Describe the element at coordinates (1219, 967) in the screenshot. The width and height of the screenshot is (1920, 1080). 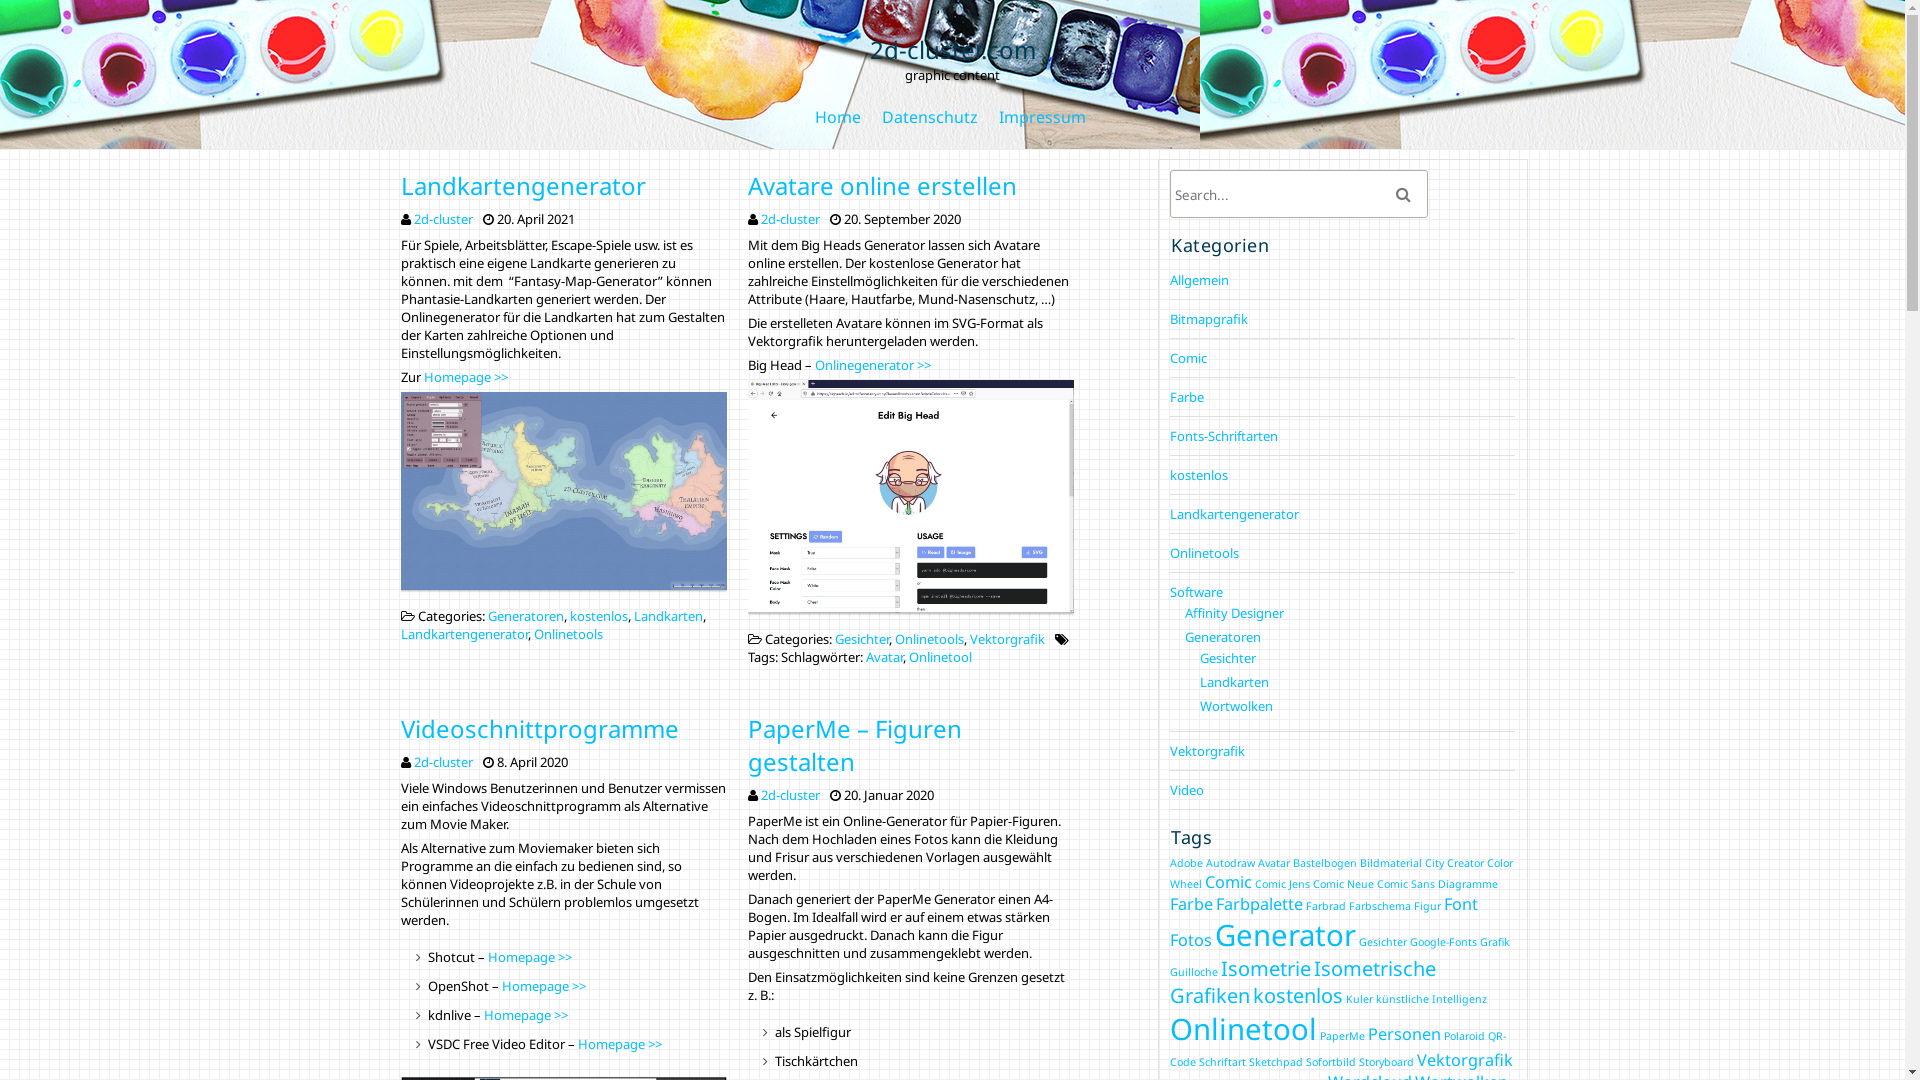
I see `'Isometrie'` at that location.